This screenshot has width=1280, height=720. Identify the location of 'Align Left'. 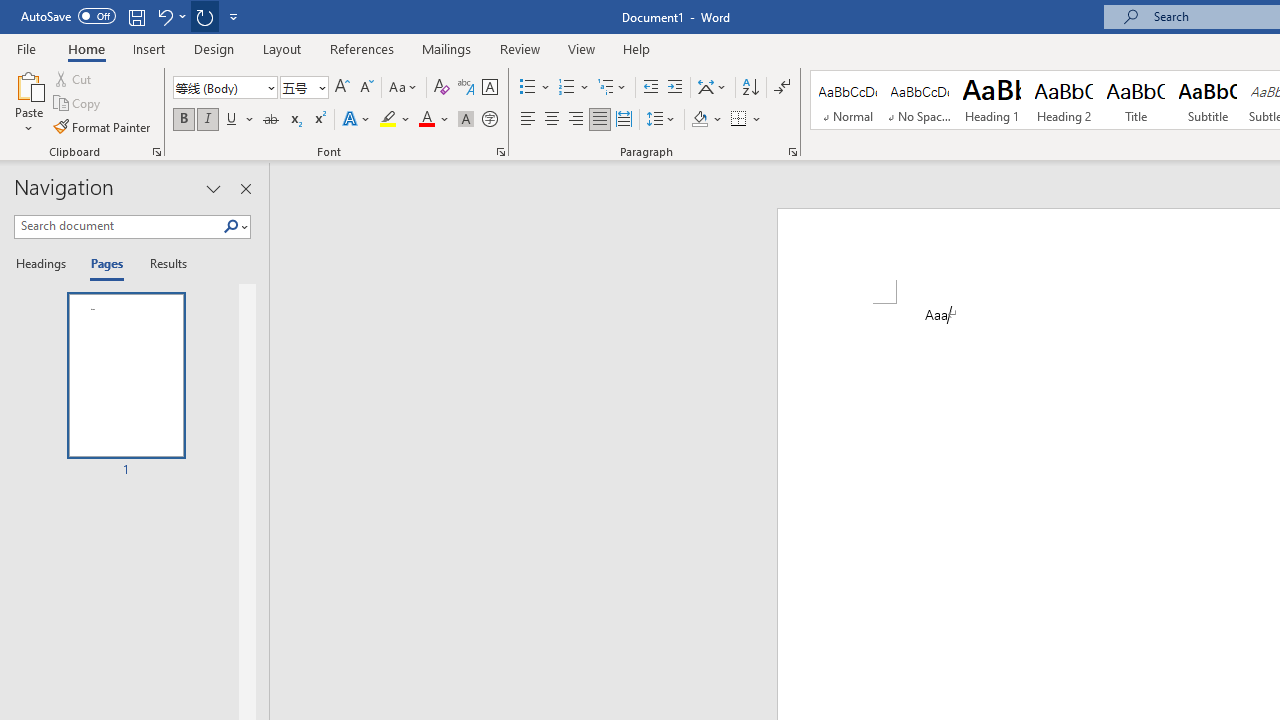
(528, 119).